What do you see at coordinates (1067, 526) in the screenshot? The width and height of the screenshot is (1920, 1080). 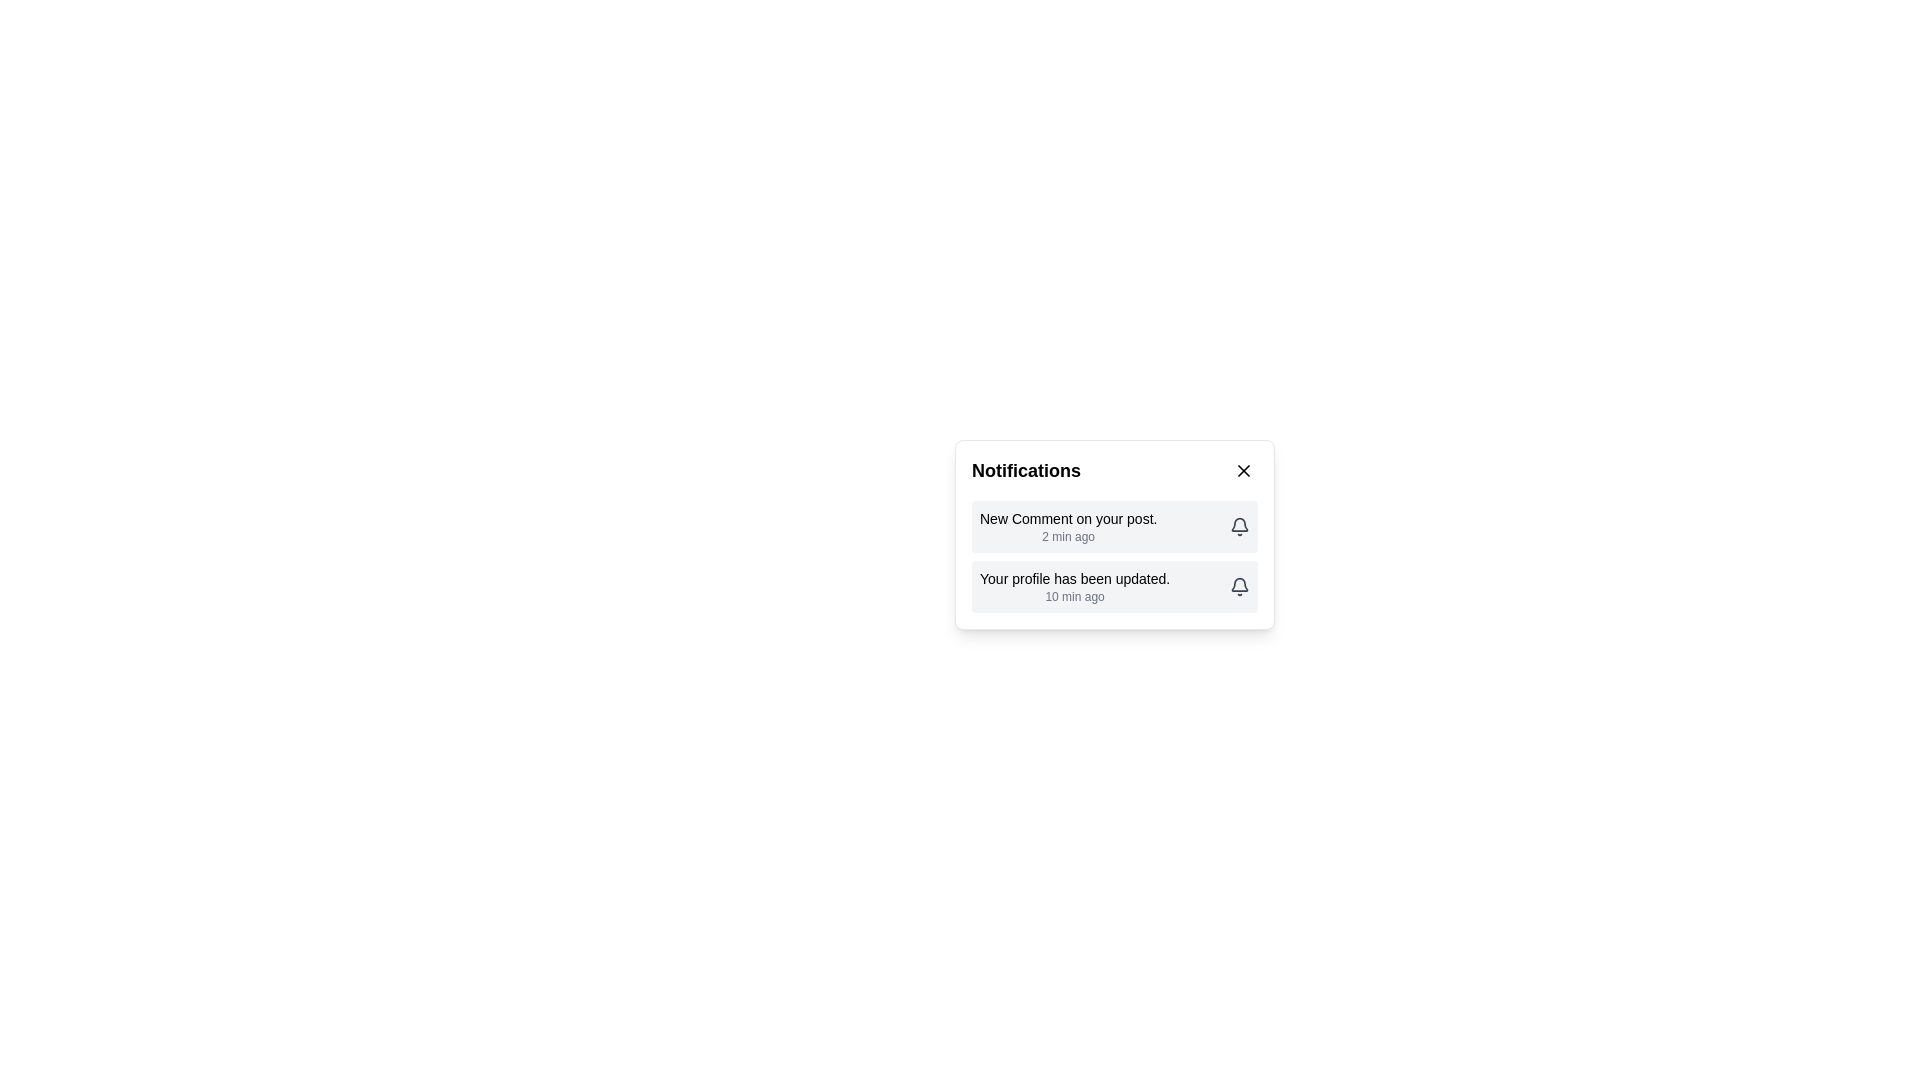 I see `the notification item titled 'New Comment on your post.' located in the second row of the notification list` at bounding box center [1067, 526].